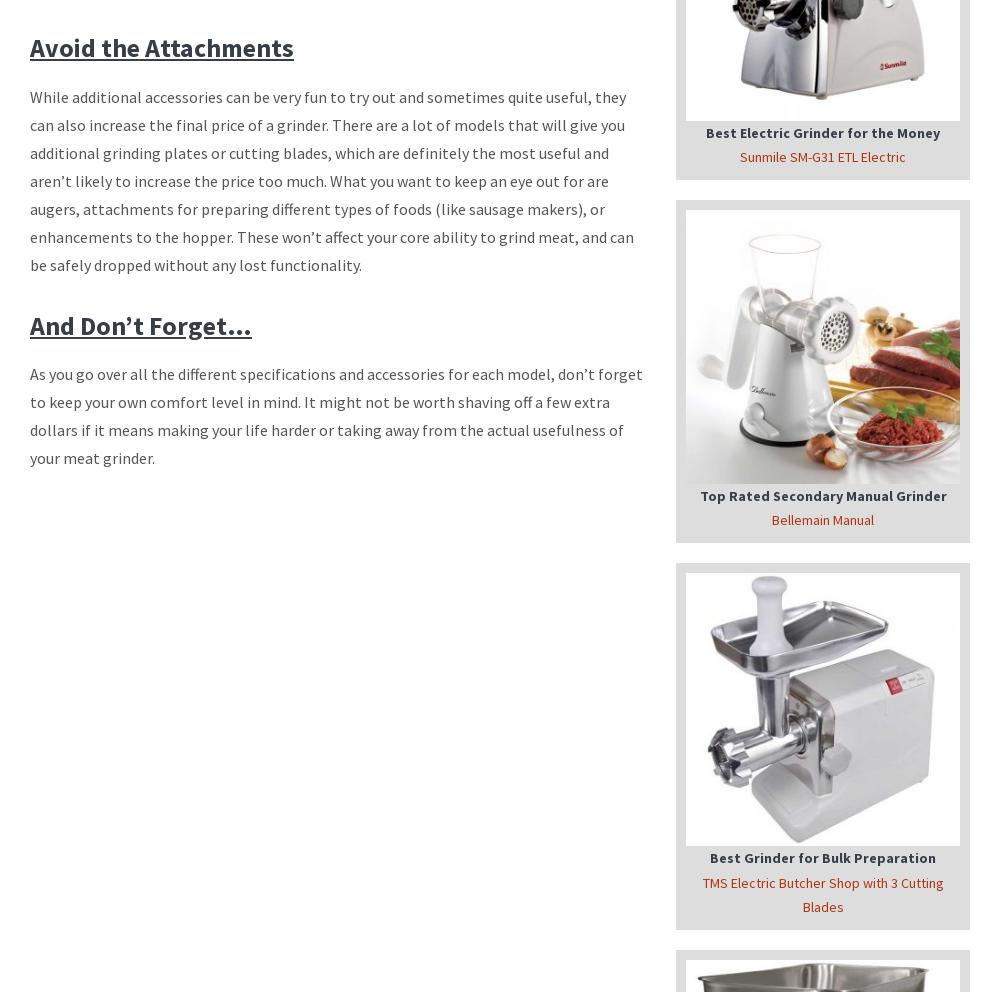 The height and width of the screenshot is (992, 1000). I want to click on 'While additional accessories can be very fun to try out and sometimes quite useful, they can also increase the final price of a grinder. There are a lot of models that will give you additional grinding plates or cutting blades, which are definitely the most useful and aren’t likely to increase the price too much. What you want to keep an eye out for are augers, attachments for preparing different types of foods (like sausage makers), or enhancements to the hopper. These won’t affect your core ability to grind meat, and can be safely dropped without any lost functionality.', so click(30, 179).